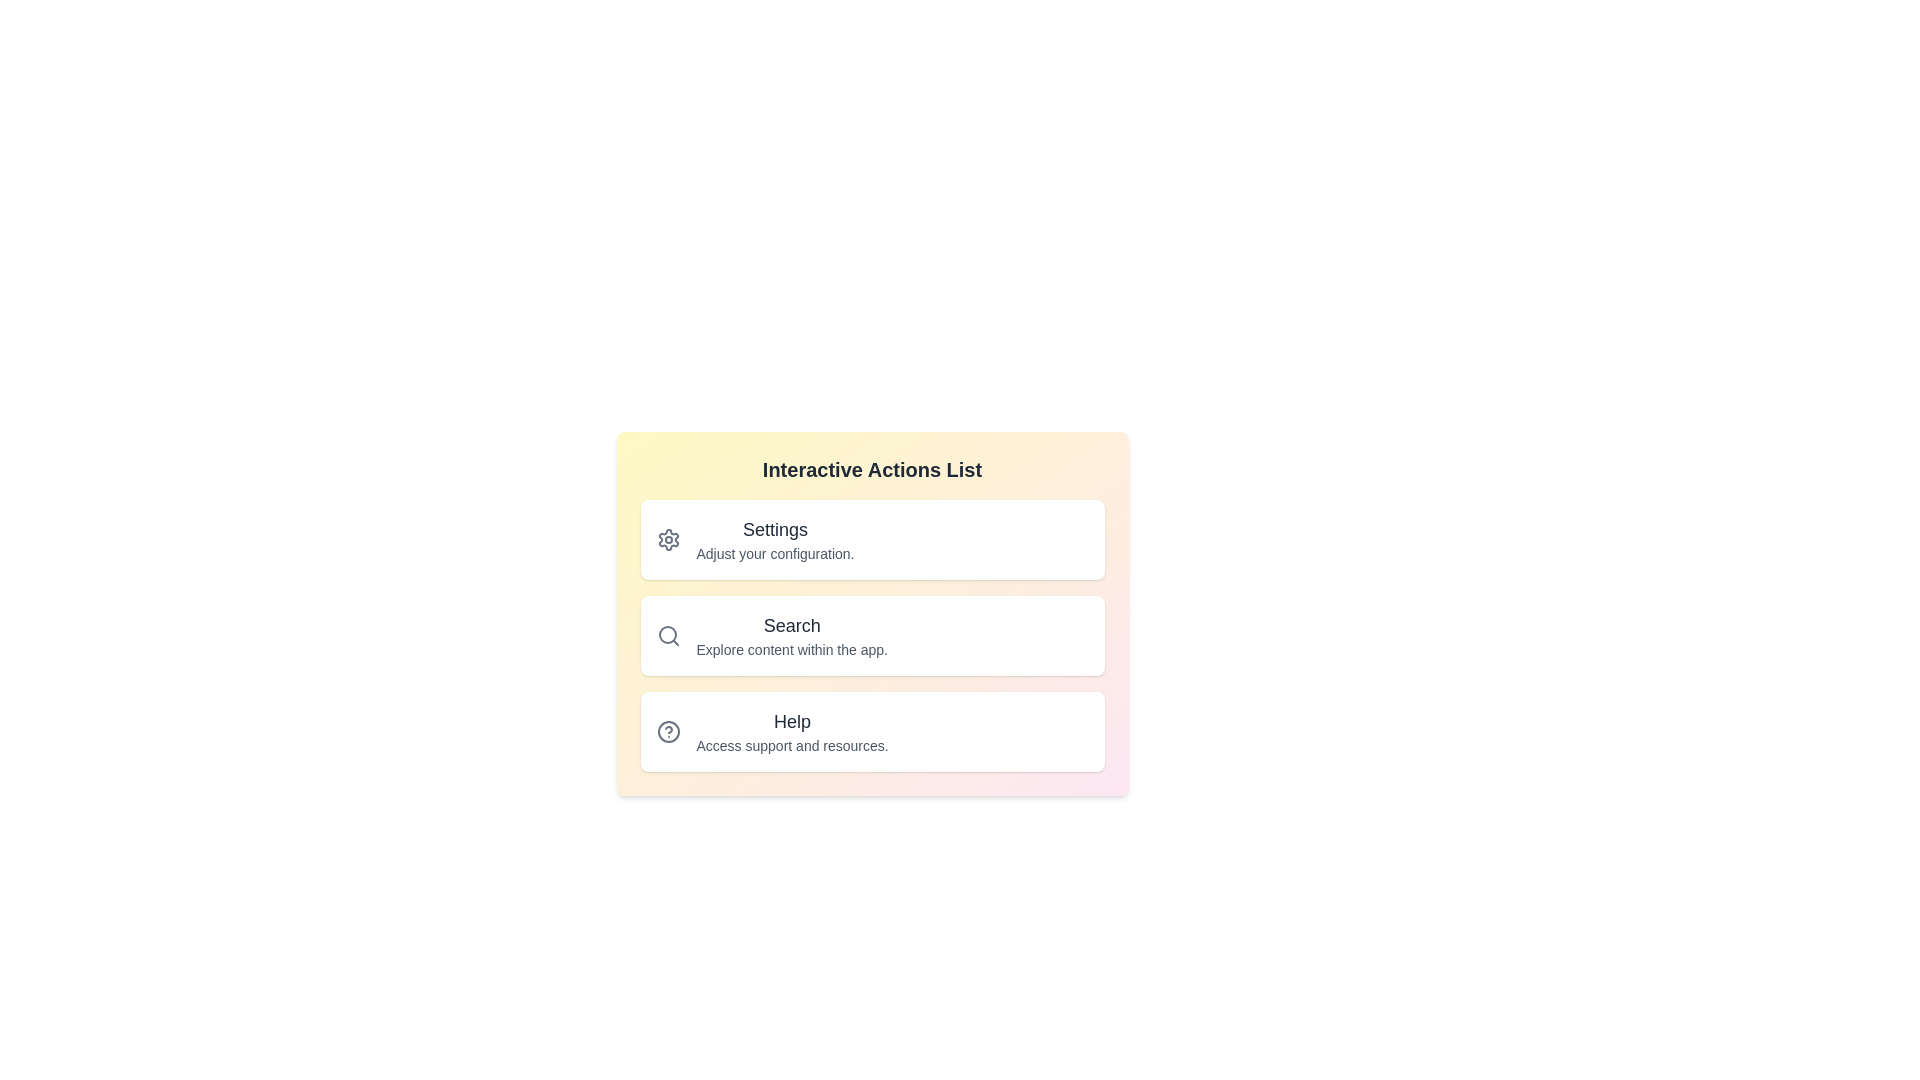  What do you see at coordinates (872, 636) in the screenshot?
I see `the list item corresponding to Search` at bounding box center [872, 636].